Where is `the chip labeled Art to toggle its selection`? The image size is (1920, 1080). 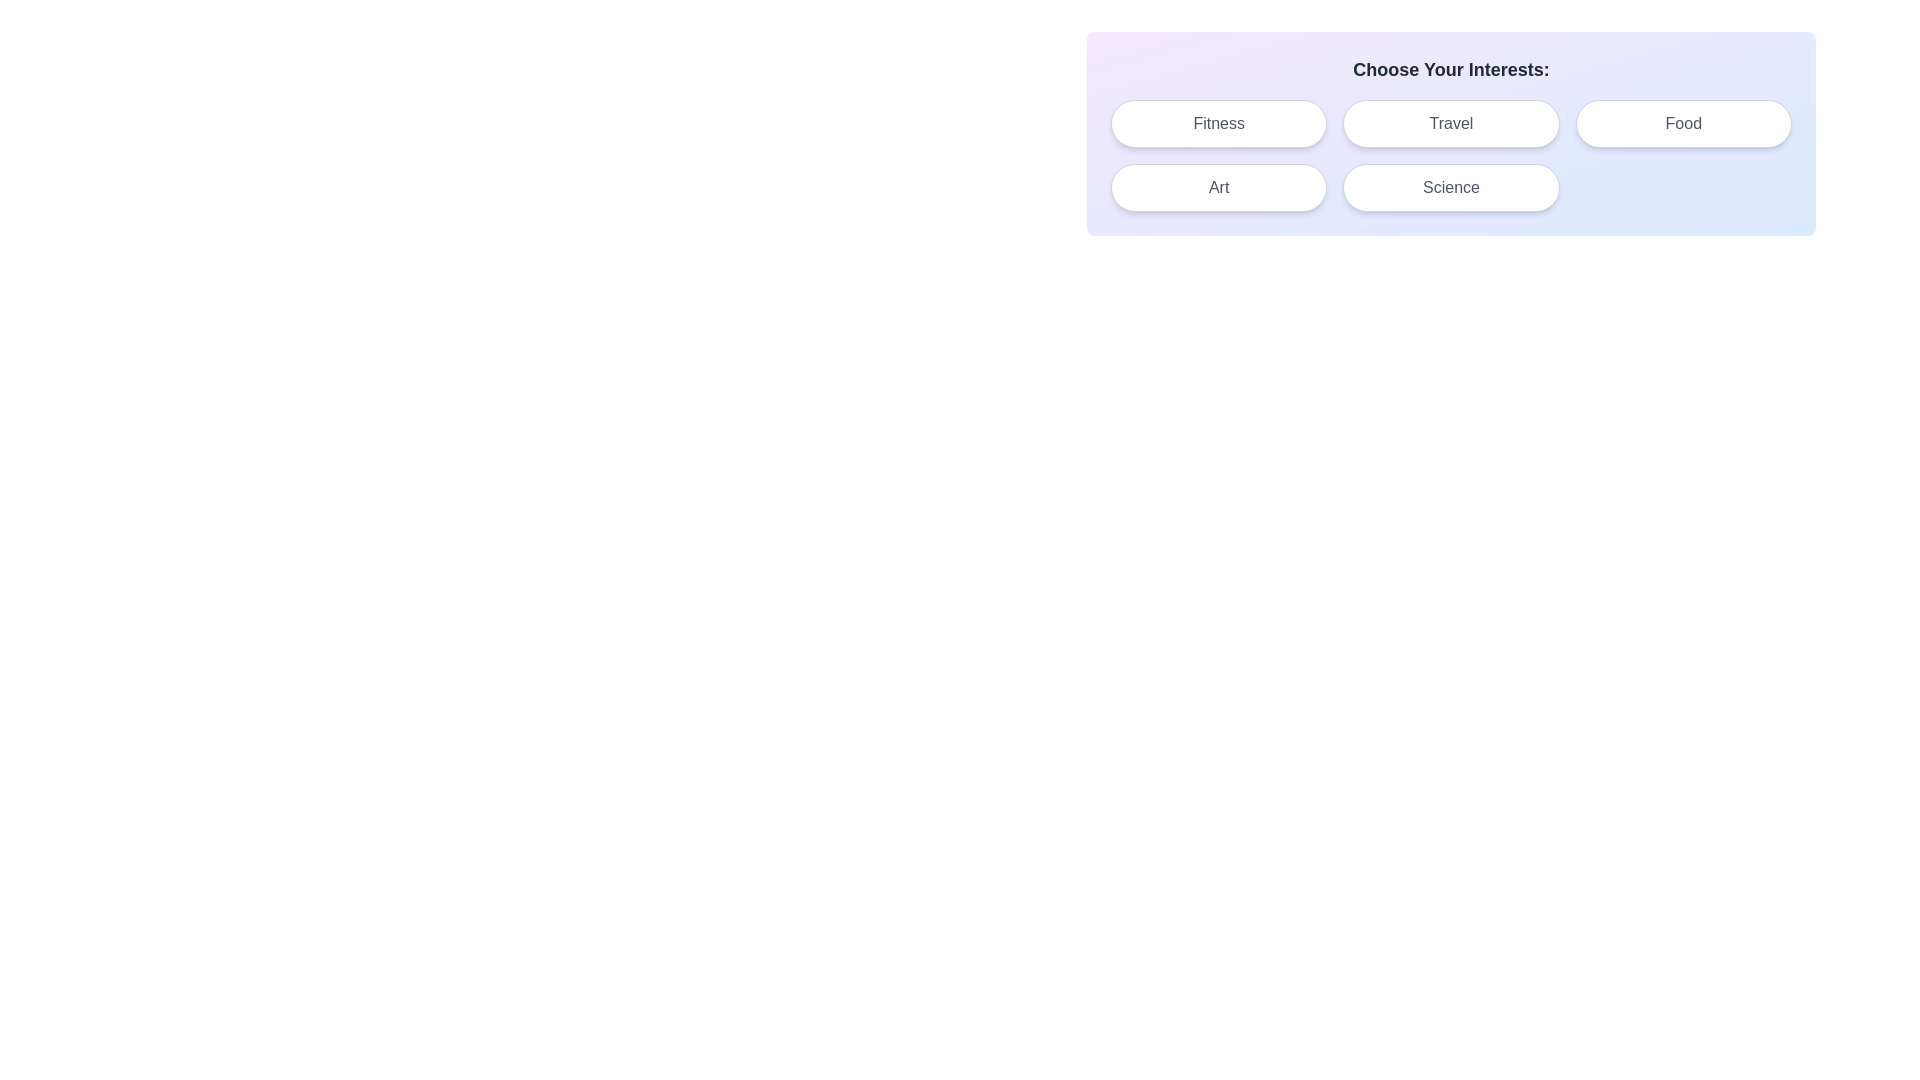
the chip labeled Art to toggle its selection is located at coordinates (1218, 188).